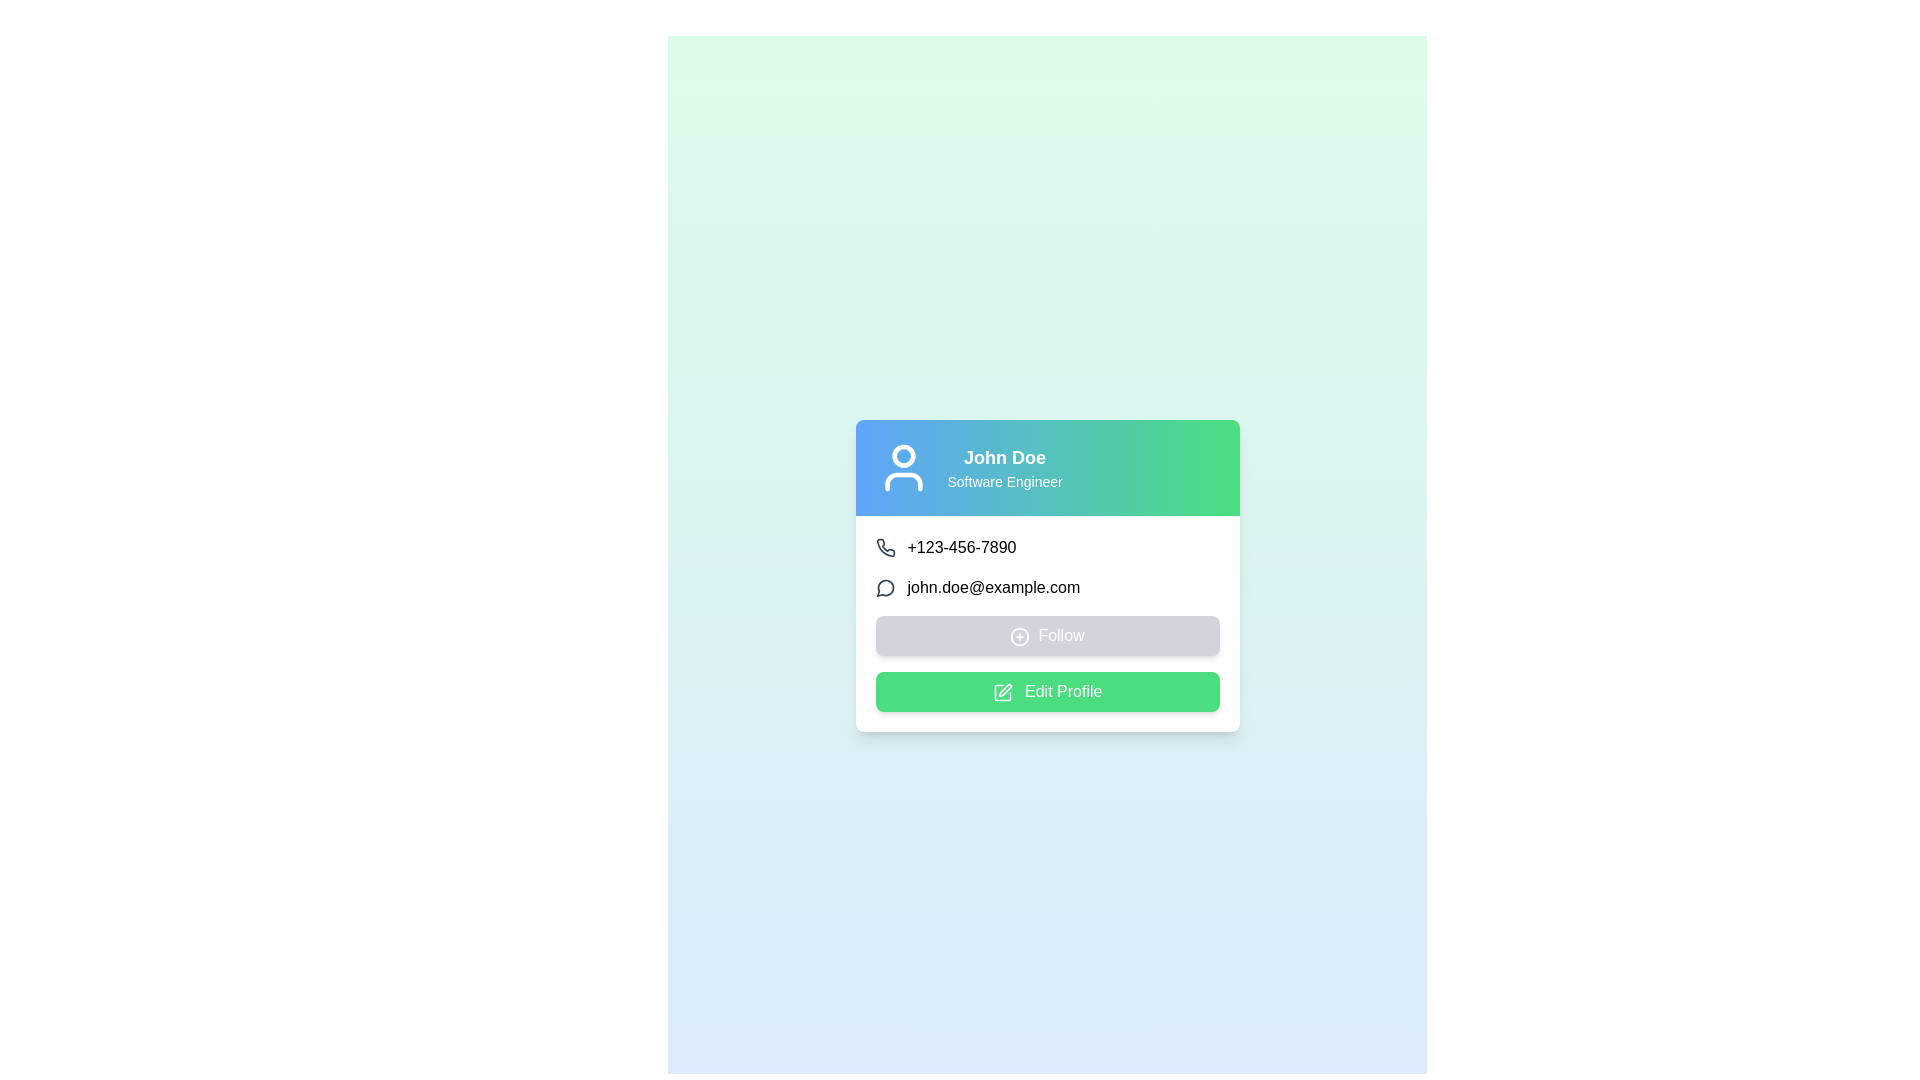  What do you see at coordinates (1005, 482) in the screenshot?
I see `the text label displaying 'Software Engineer' which is positioned below the 'John Doe' text in the profile card header` at bounding box center [1005, 482].